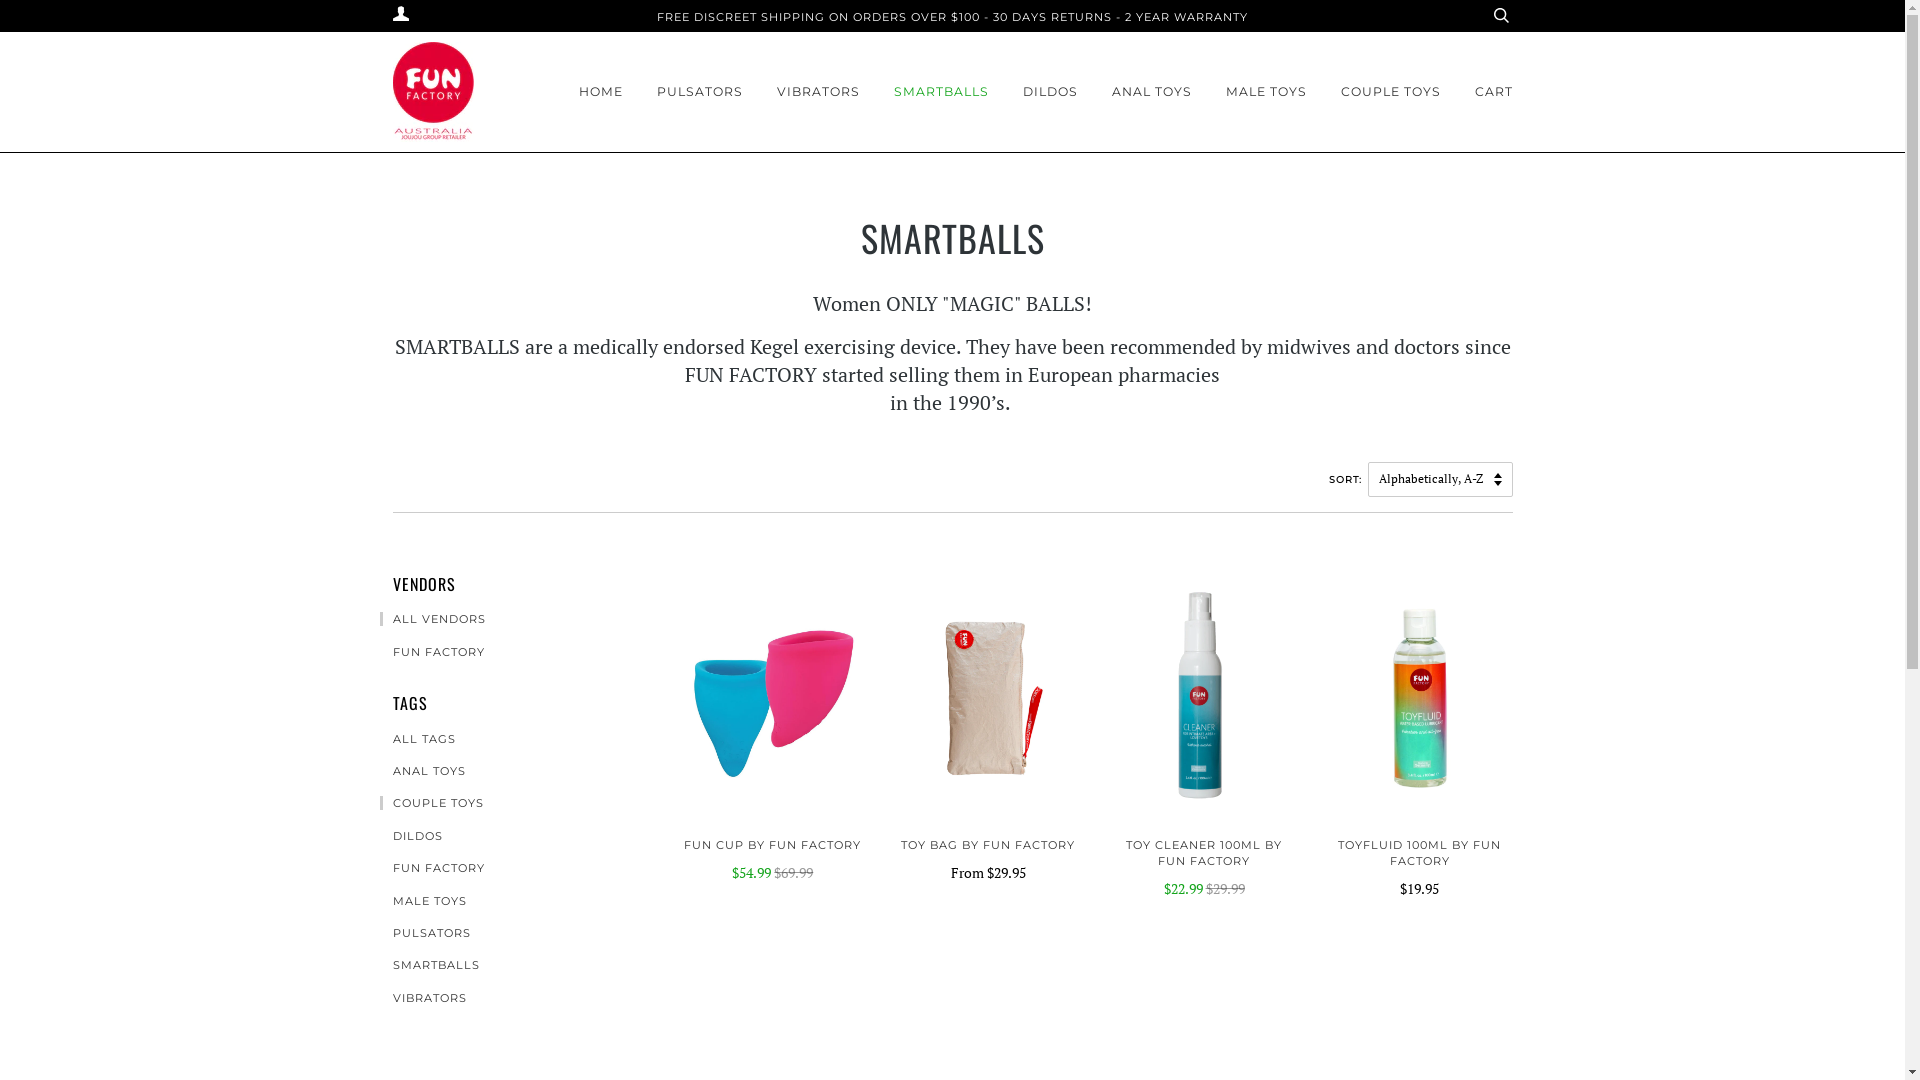  I want to click on 'COUPLE TOYS', so click(431, 801).